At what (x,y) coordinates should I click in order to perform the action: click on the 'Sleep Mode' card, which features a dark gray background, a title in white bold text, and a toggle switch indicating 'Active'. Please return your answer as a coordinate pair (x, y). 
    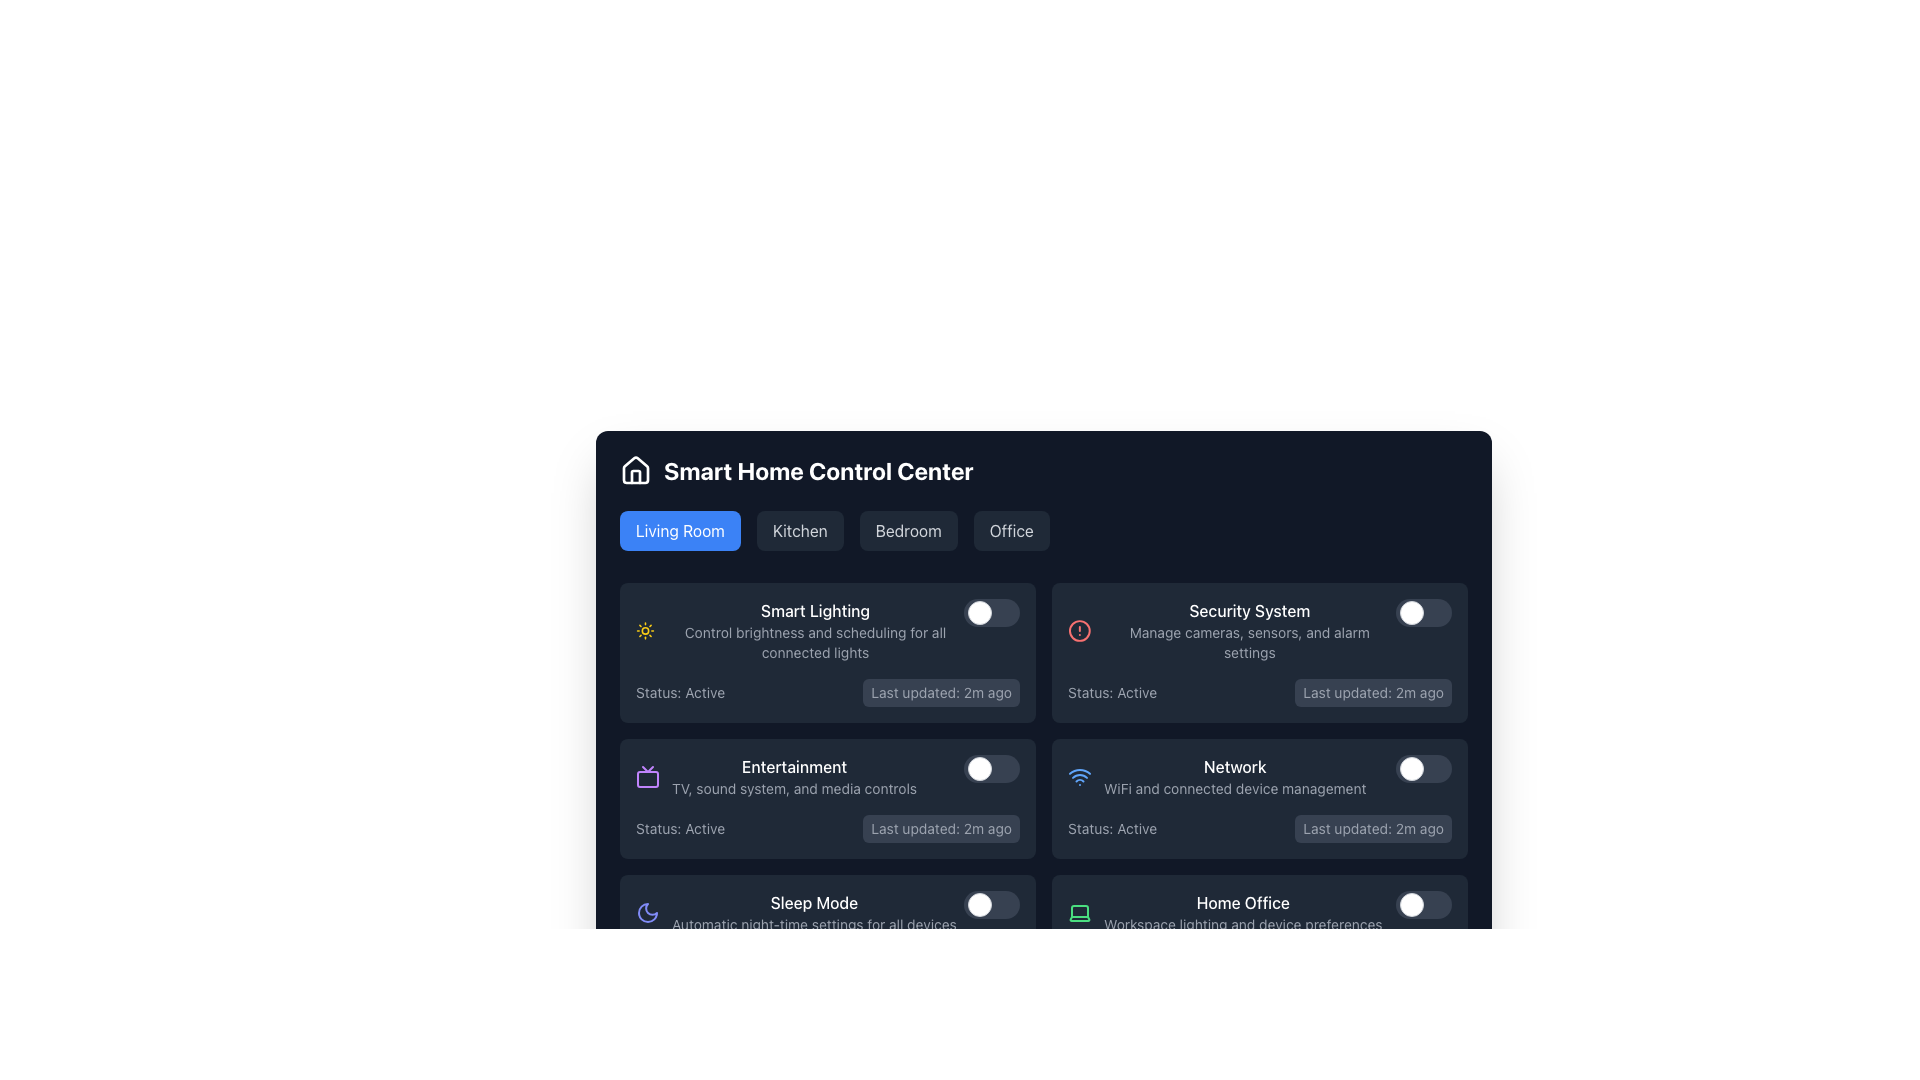
    Looking at the image, I should click on (828, 934).